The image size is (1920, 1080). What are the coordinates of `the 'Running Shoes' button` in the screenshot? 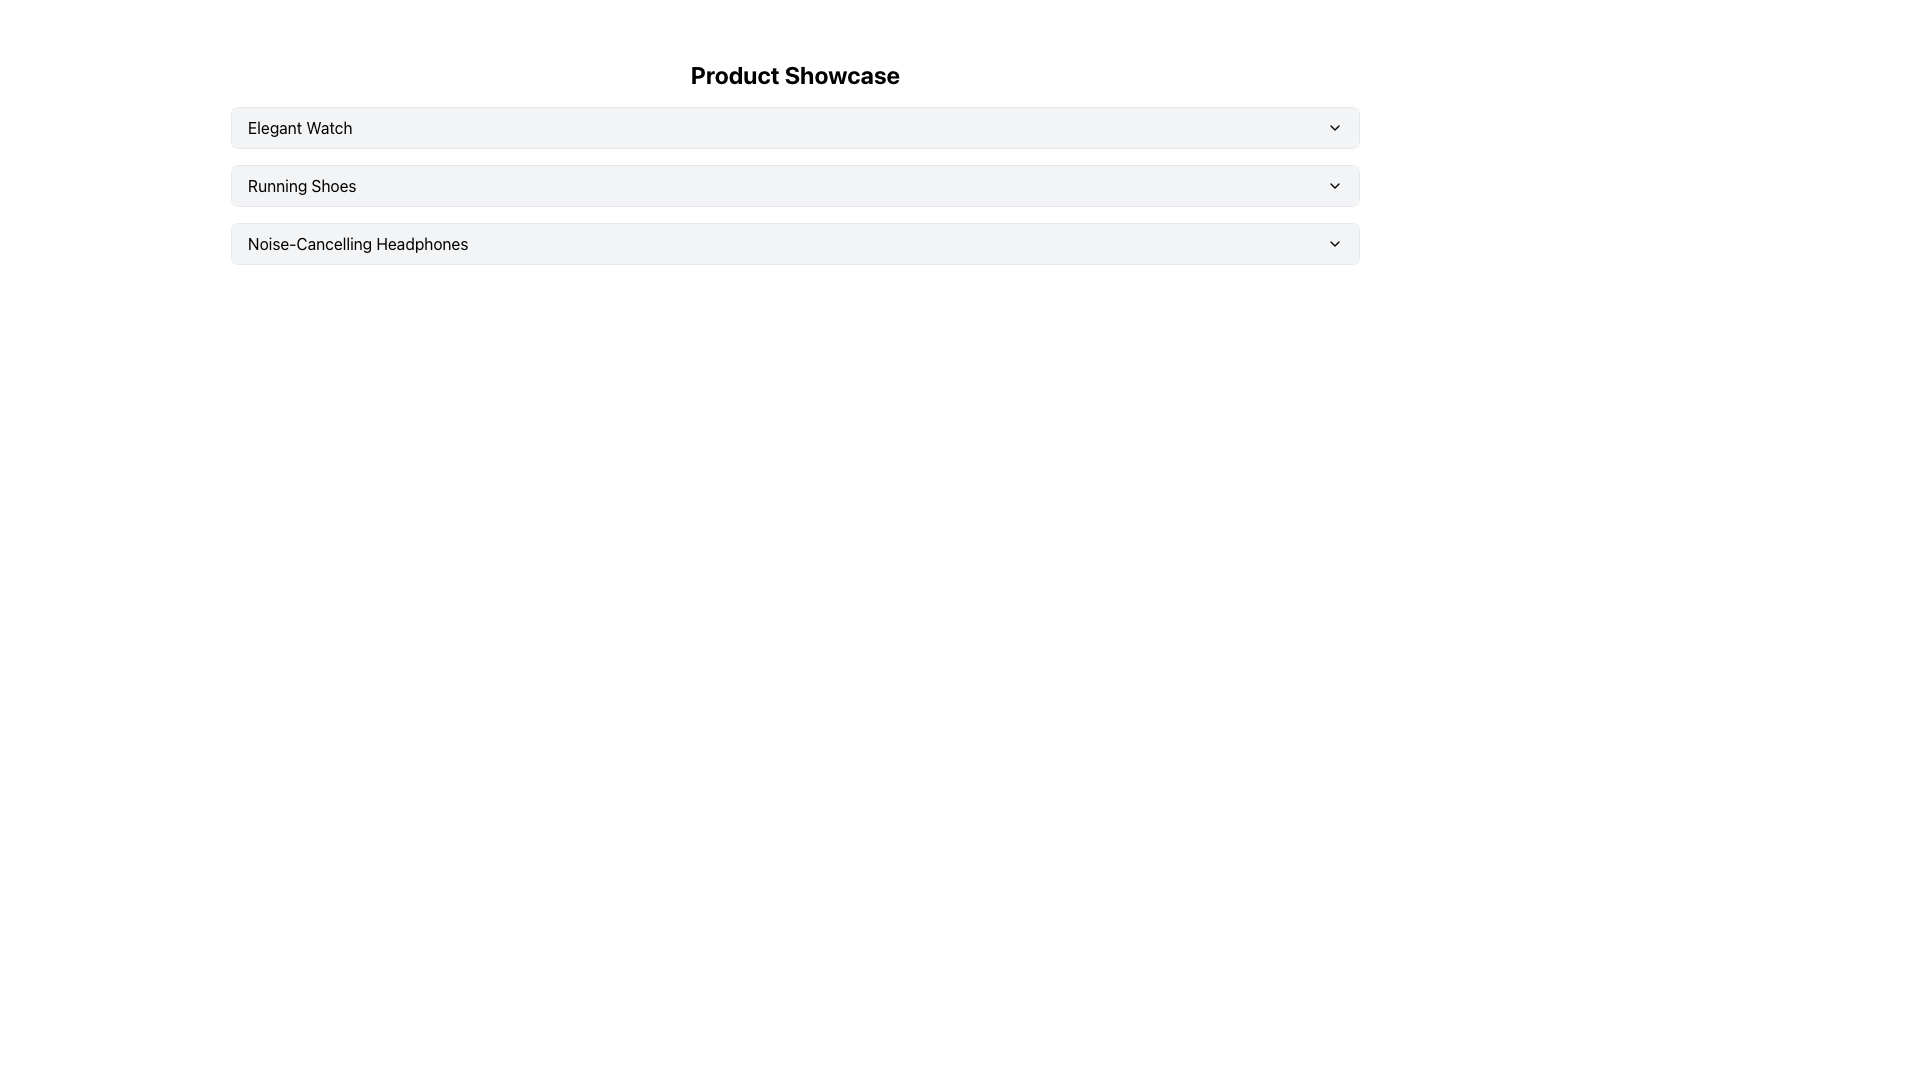 It's located at (794, 185).